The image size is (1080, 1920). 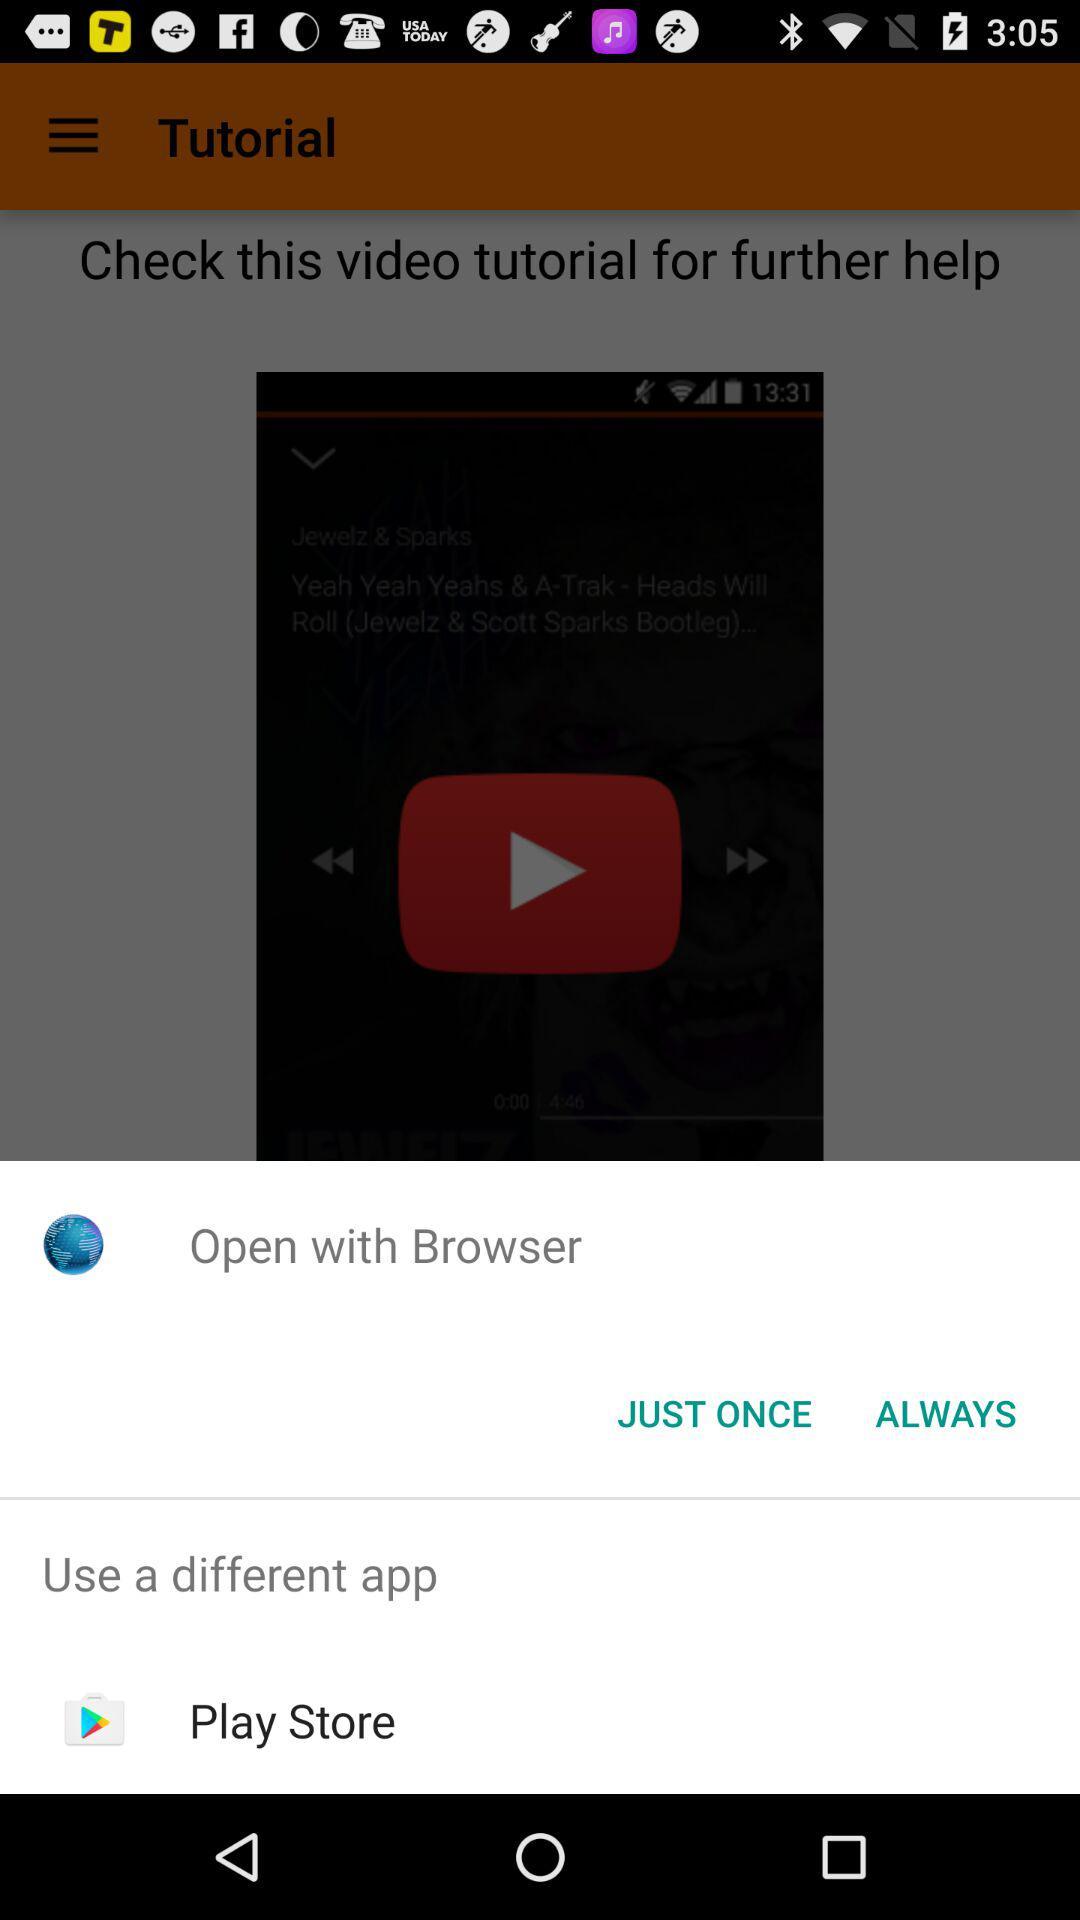 What do you see at coordinates (540, 1572) in the screenshot?
I see `the item above the play store` at bounding box center [540, 1572].